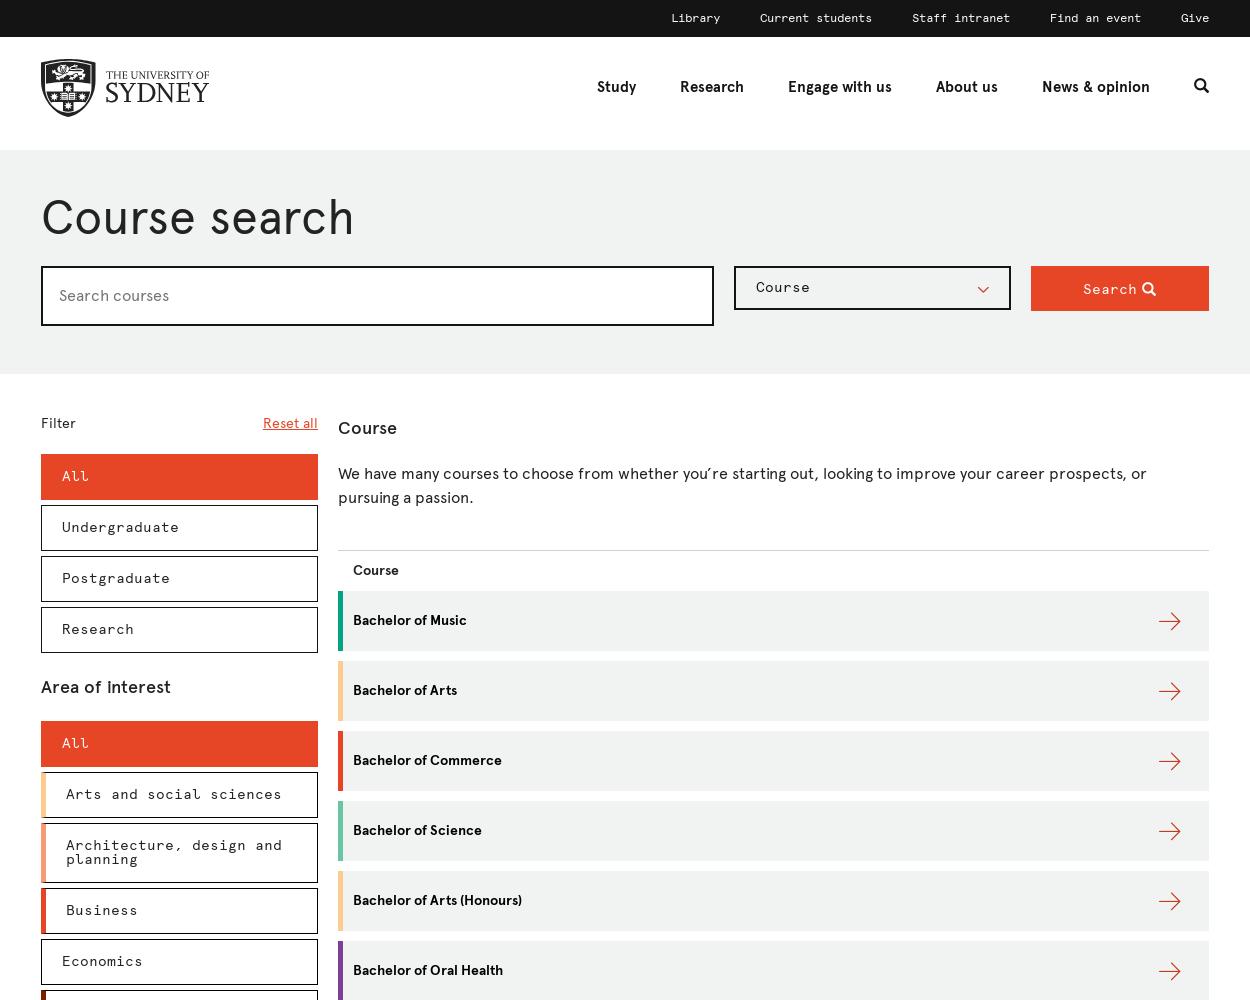  What do you see at coordinates (960, 18) in the screenshot?
I see `'Staff intranet'` at bounding box center [960, 18].